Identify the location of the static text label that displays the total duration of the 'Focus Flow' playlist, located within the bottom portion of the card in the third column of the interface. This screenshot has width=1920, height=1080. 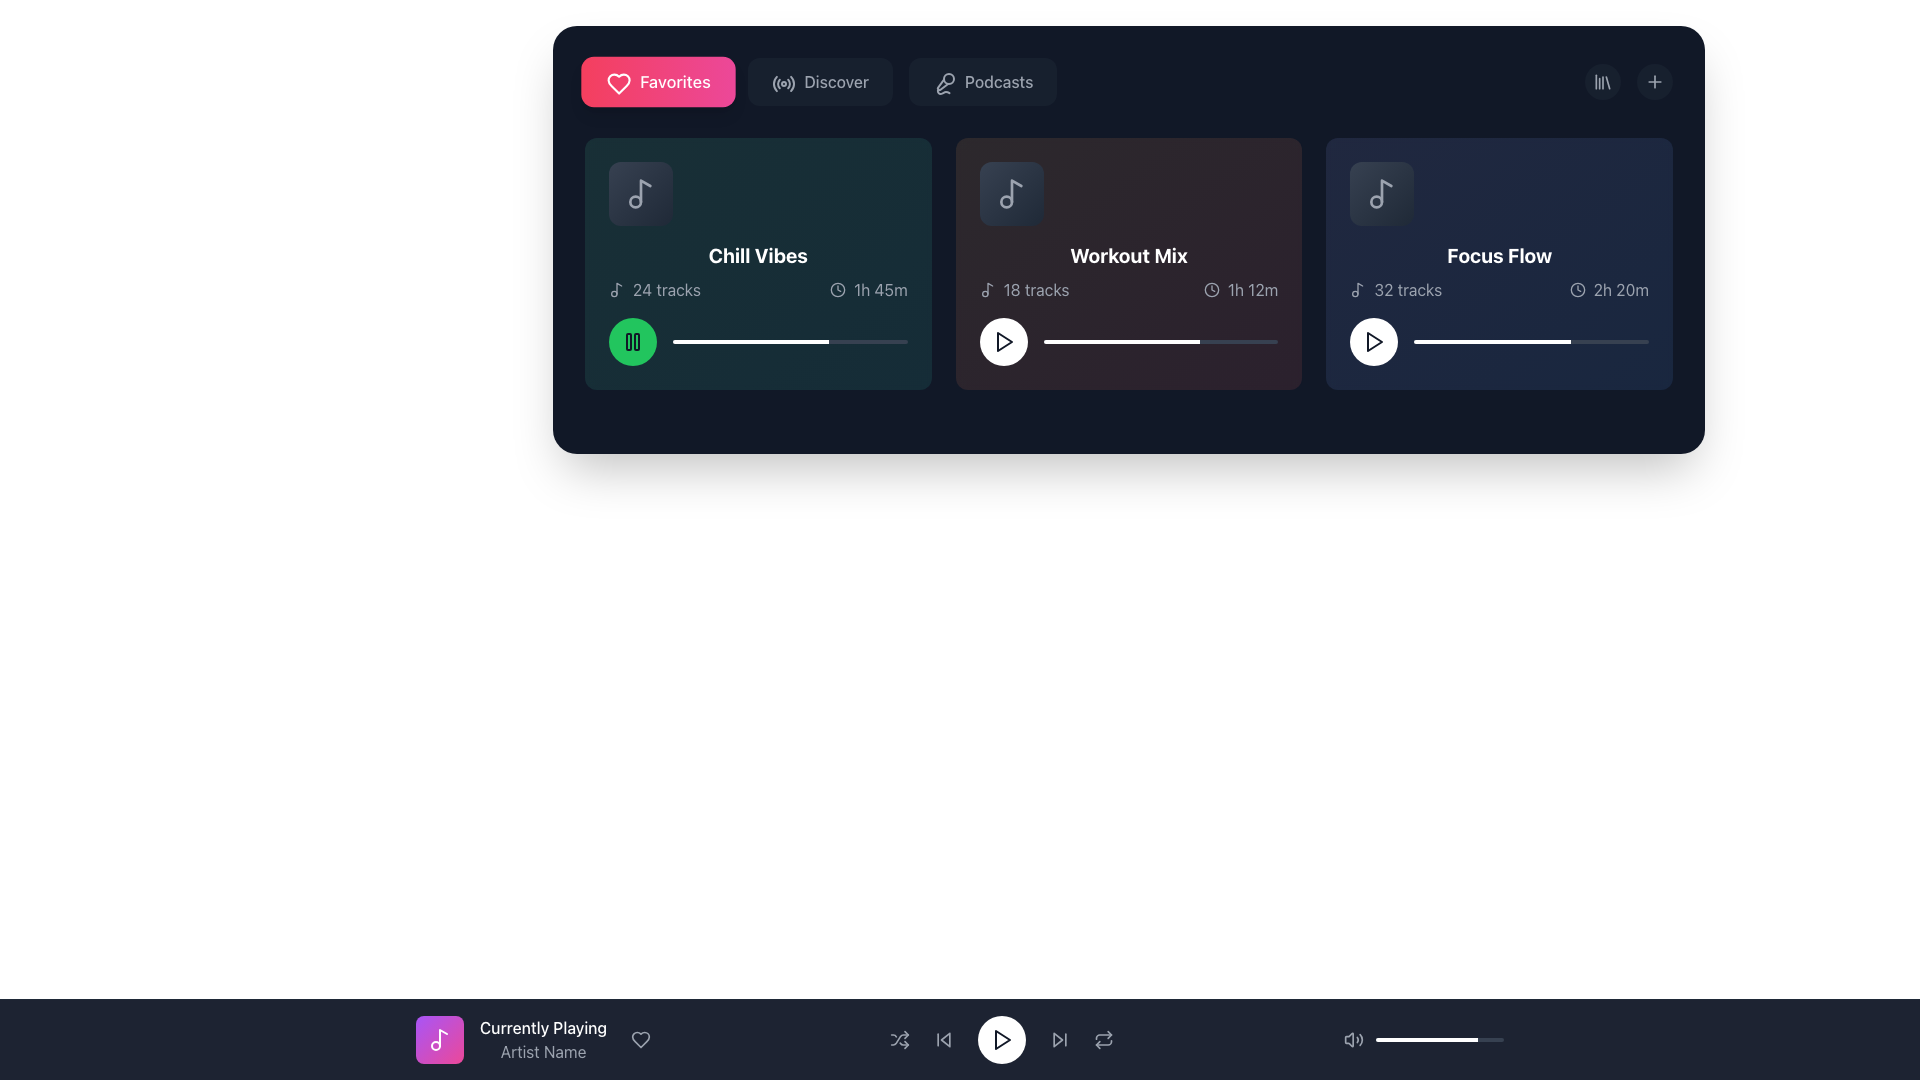
(1621, 289).